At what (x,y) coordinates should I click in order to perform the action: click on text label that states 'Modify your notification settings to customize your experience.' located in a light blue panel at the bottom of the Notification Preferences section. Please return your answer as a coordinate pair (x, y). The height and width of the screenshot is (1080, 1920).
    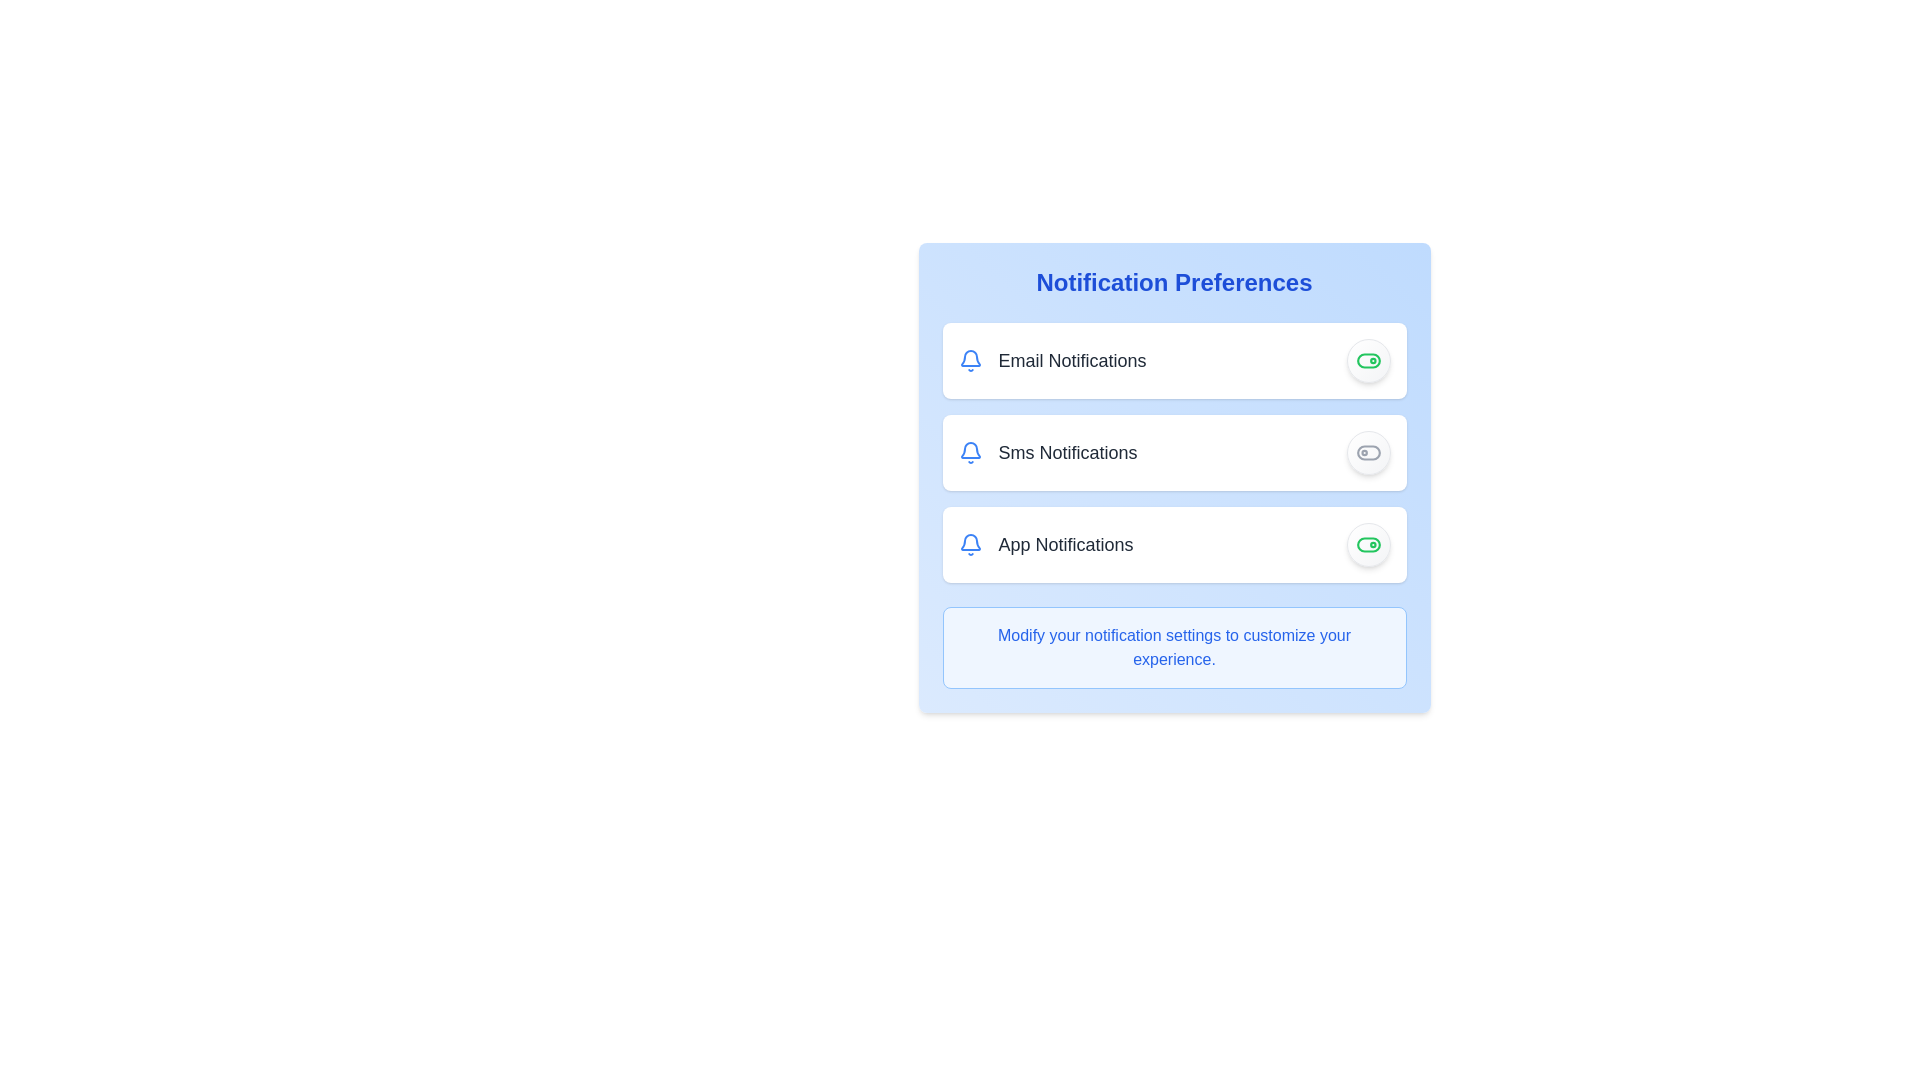
    Looking at the image, I should click on (1174, 648).